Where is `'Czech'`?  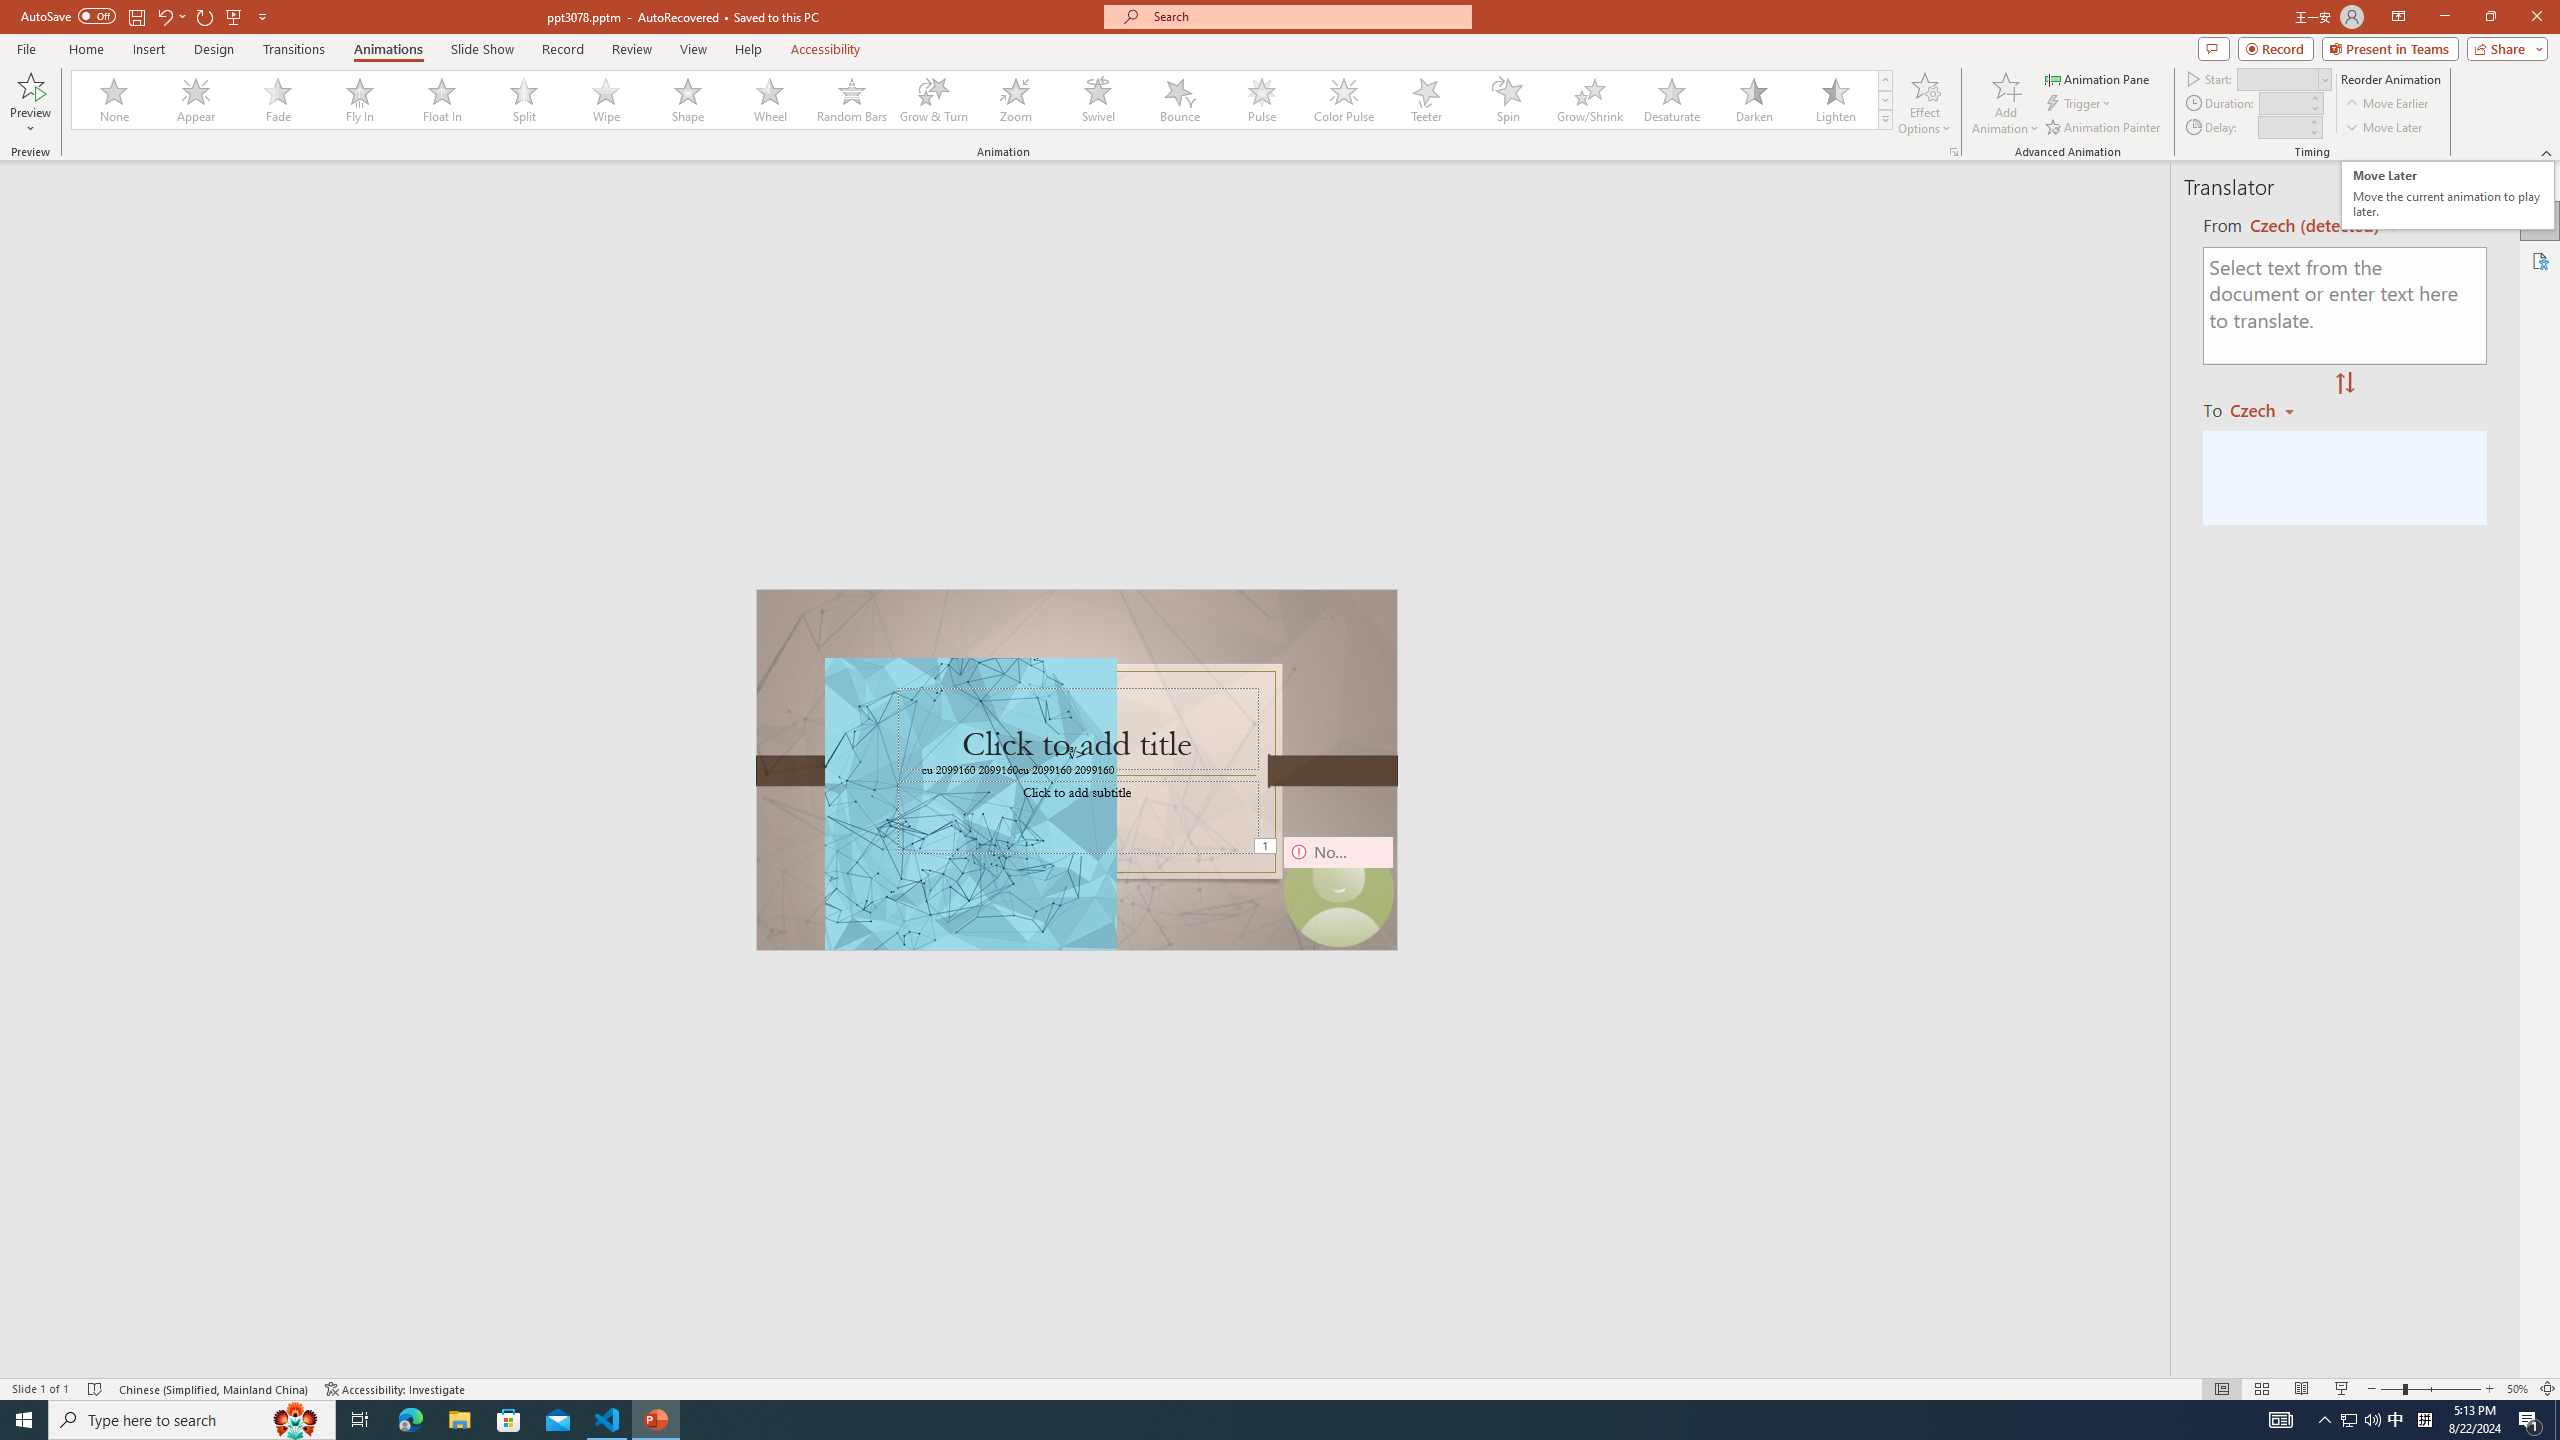 'Czech' is located at coordinates (2270, 409).